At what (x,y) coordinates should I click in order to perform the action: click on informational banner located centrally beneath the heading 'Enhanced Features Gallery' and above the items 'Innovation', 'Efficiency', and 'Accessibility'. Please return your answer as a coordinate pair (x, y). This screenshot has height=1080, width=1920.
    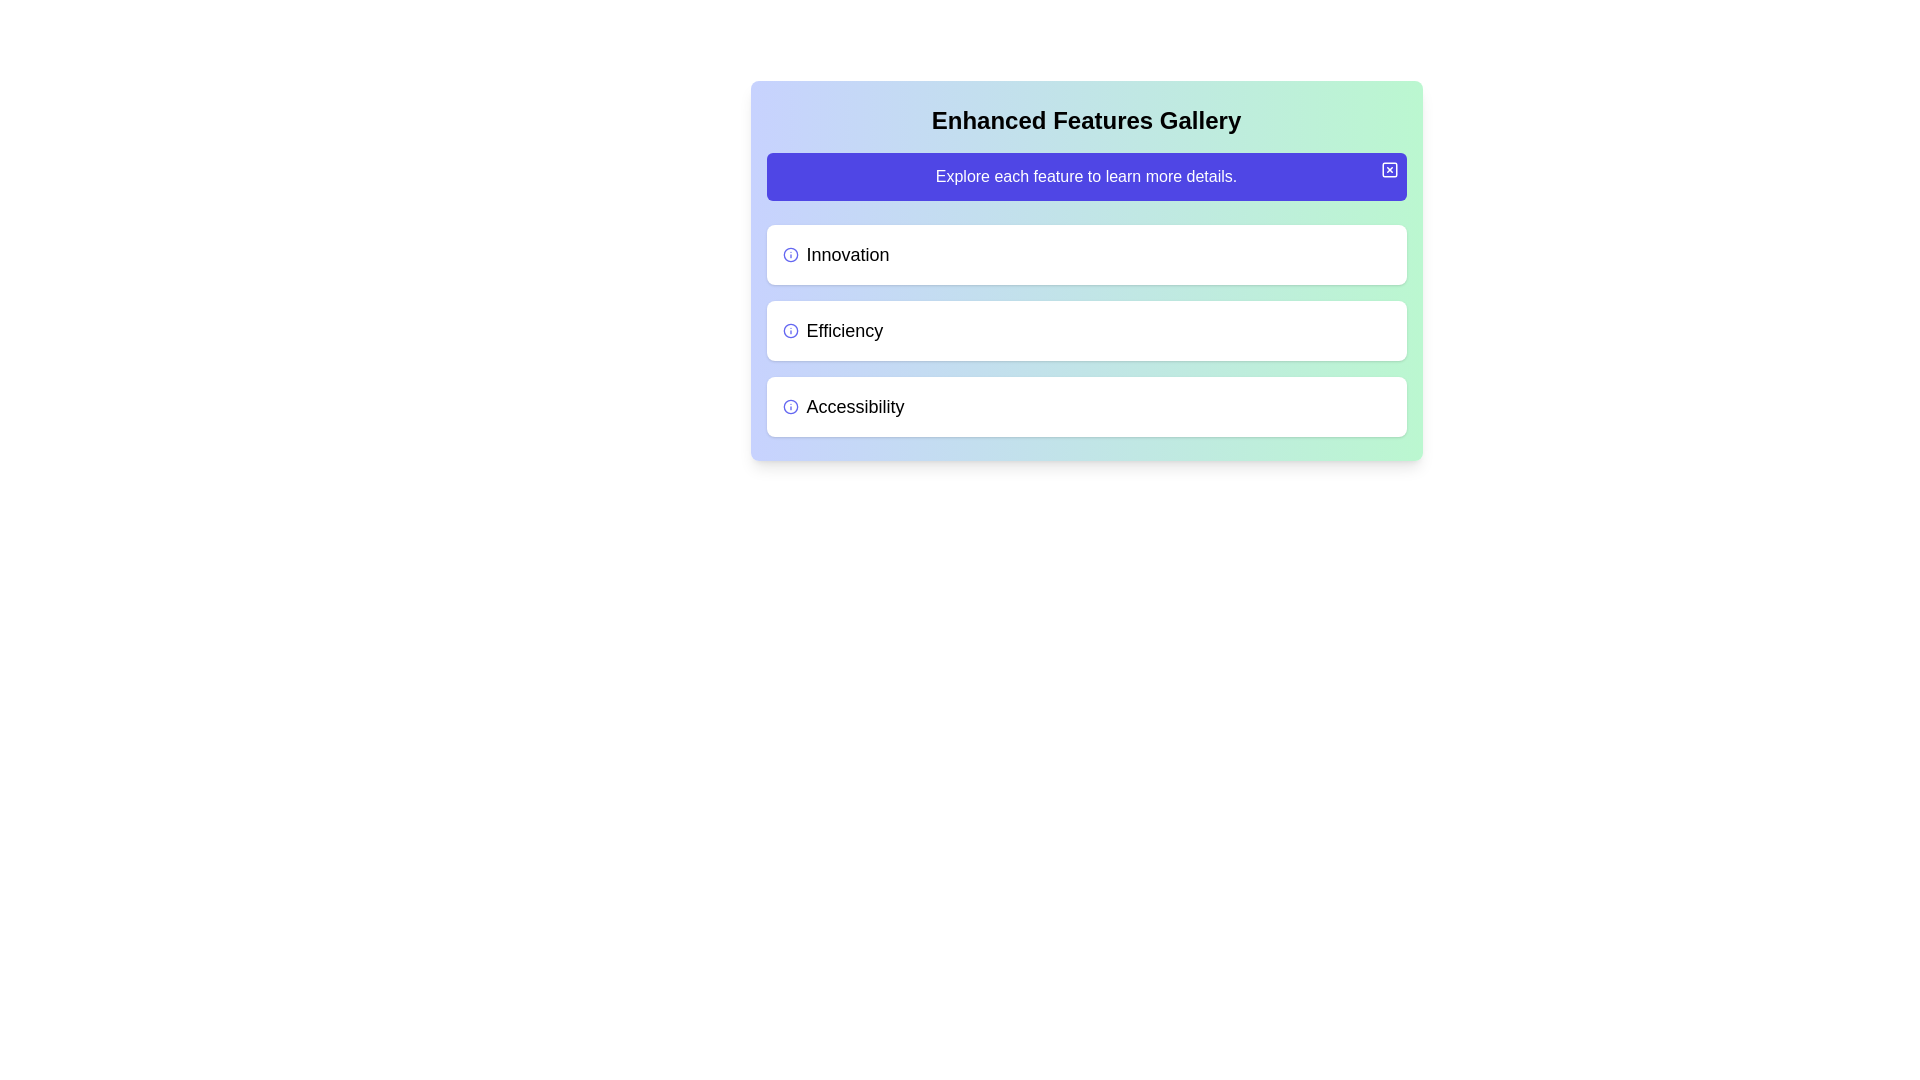
    Looking at the image, I should click on (1085, 176).